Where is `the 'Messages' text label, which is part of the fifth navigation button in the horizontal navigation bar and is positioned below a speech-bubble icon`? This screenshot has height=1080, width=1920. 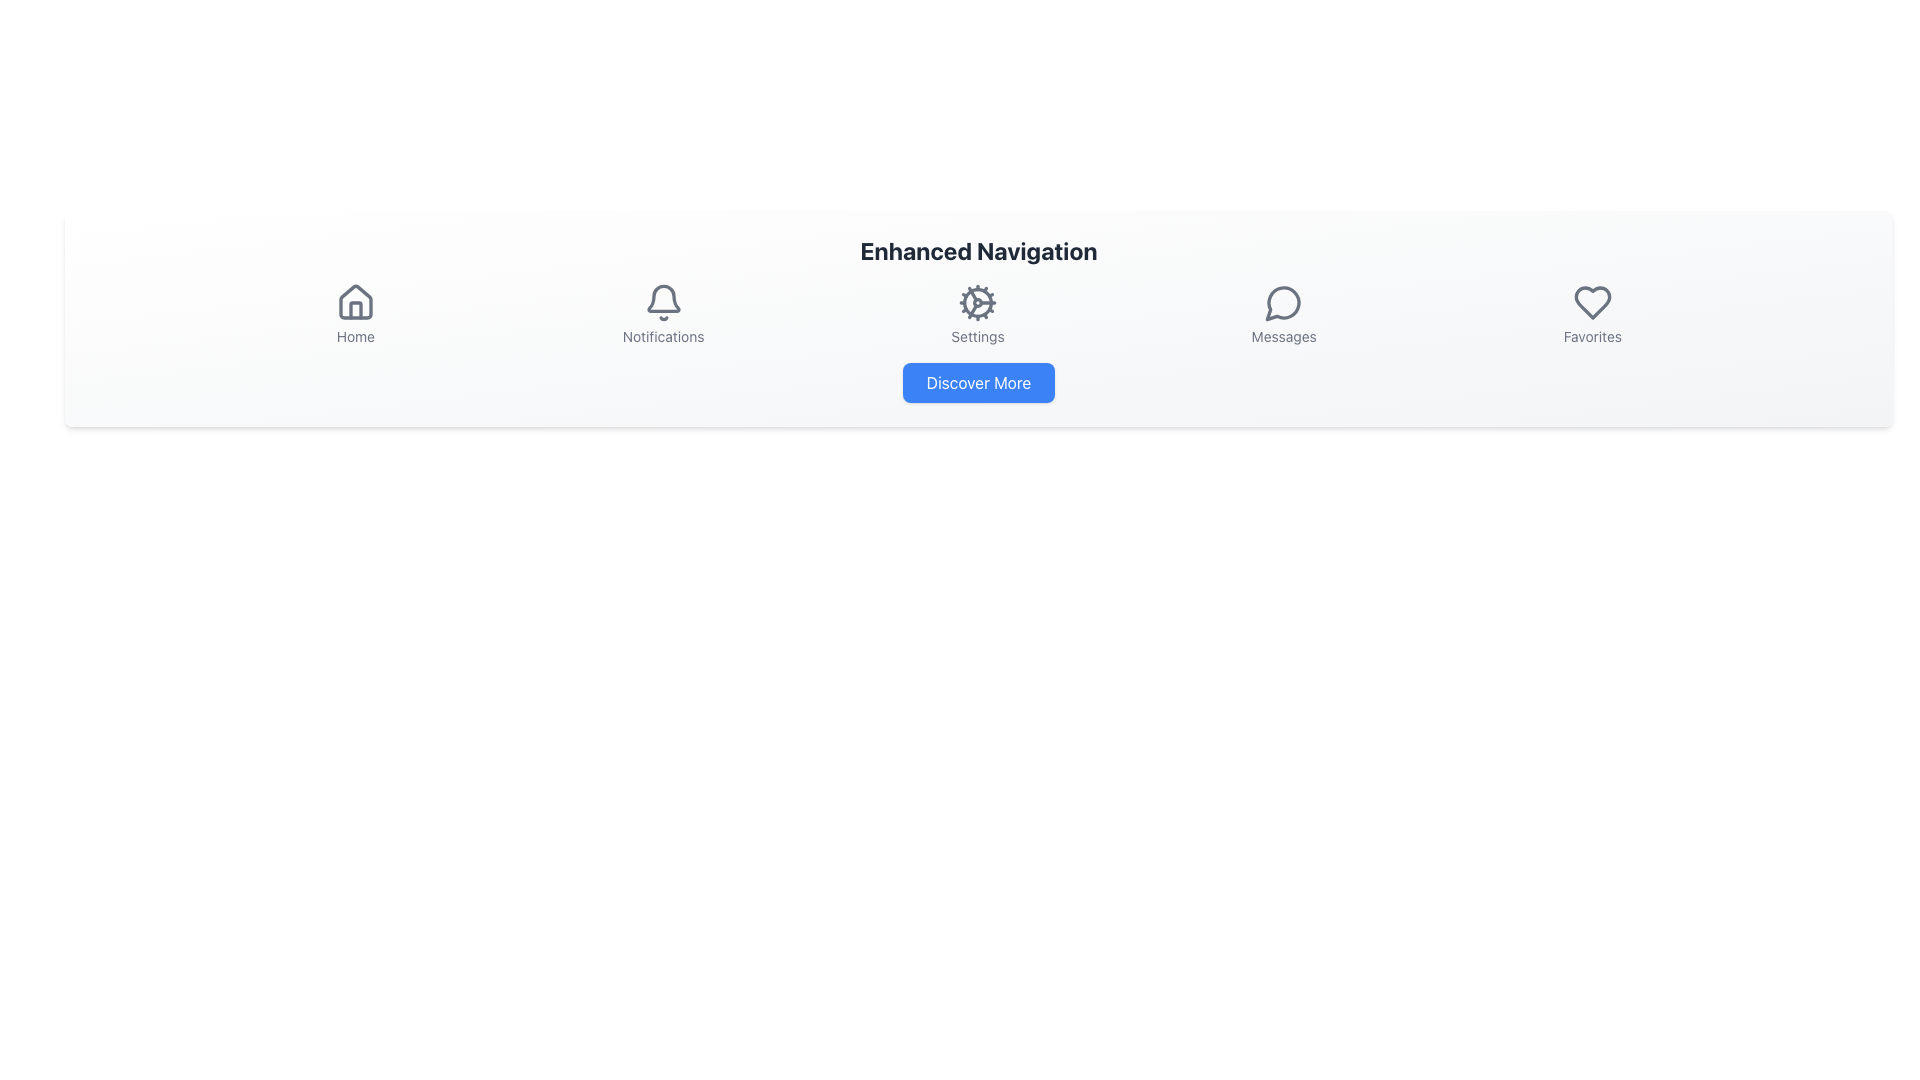
the 'Messages' text label, which is part of the fifth navigation button in the horizontal navigation bar and is positioned below a speech-bubble icon is located at coordinates (1284, 335).